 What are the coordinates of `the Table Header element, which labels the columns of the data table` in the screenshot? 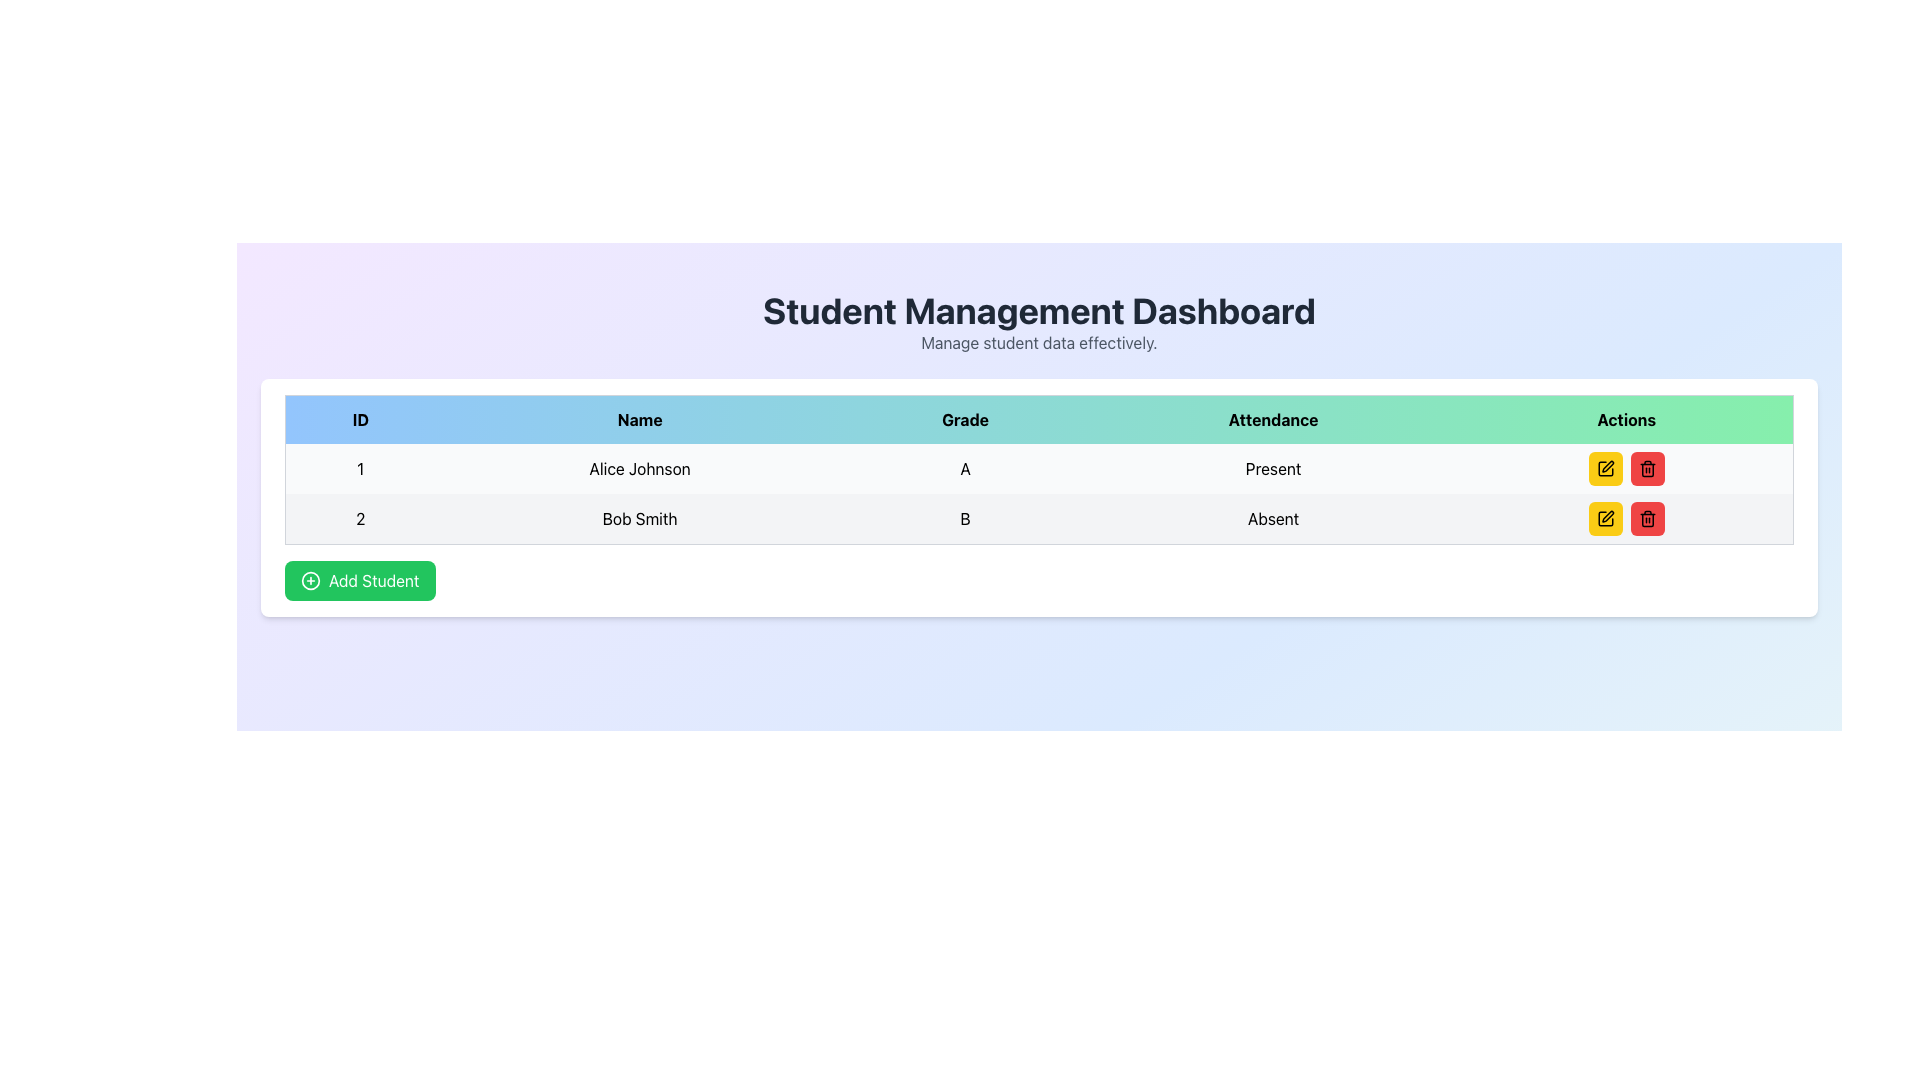 It's located at (1039, 418).